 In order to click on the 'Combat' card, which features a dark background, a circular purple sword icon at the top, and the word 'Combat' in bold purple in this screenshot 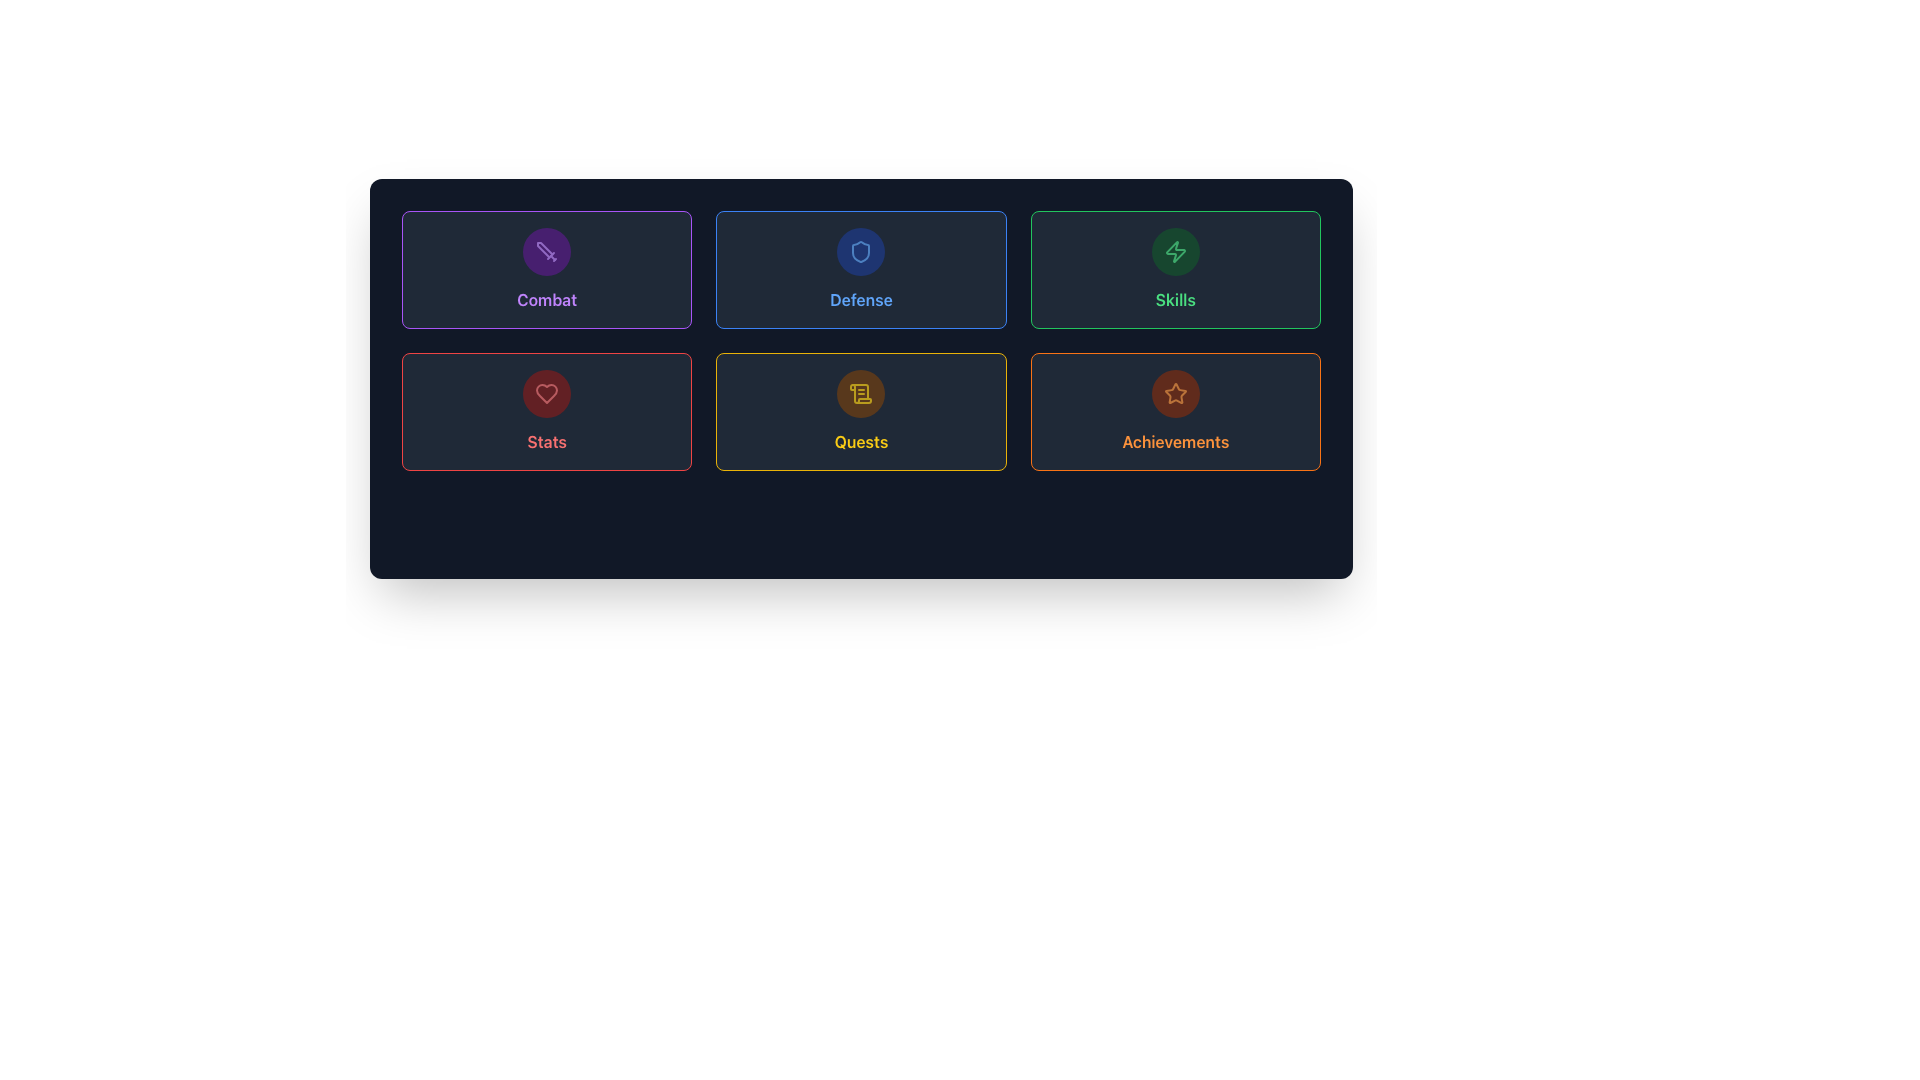, I will do `click(547, 270)`.